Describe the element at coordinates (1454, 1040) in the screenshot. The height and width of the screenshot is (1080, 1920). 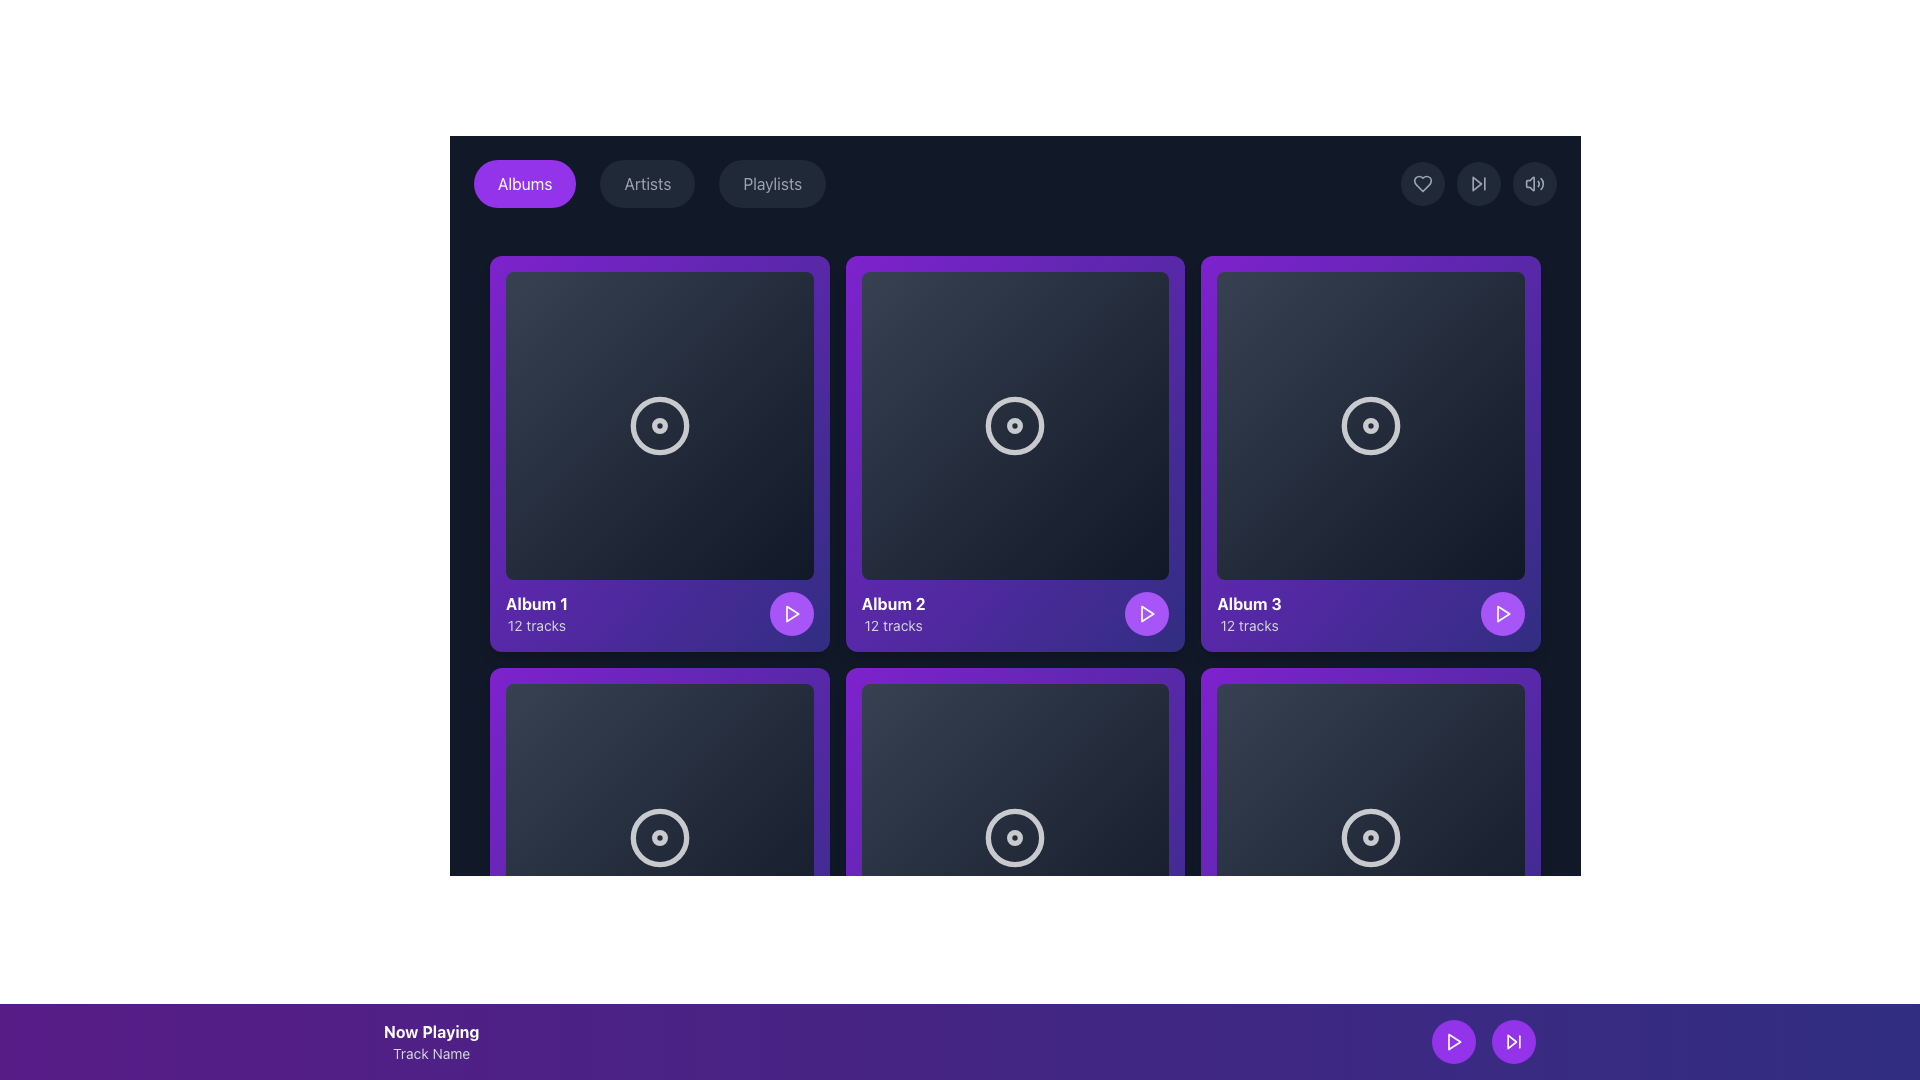
I see `the play icon button, which is a right-pointing triangle inside a purple circular border` at that location.